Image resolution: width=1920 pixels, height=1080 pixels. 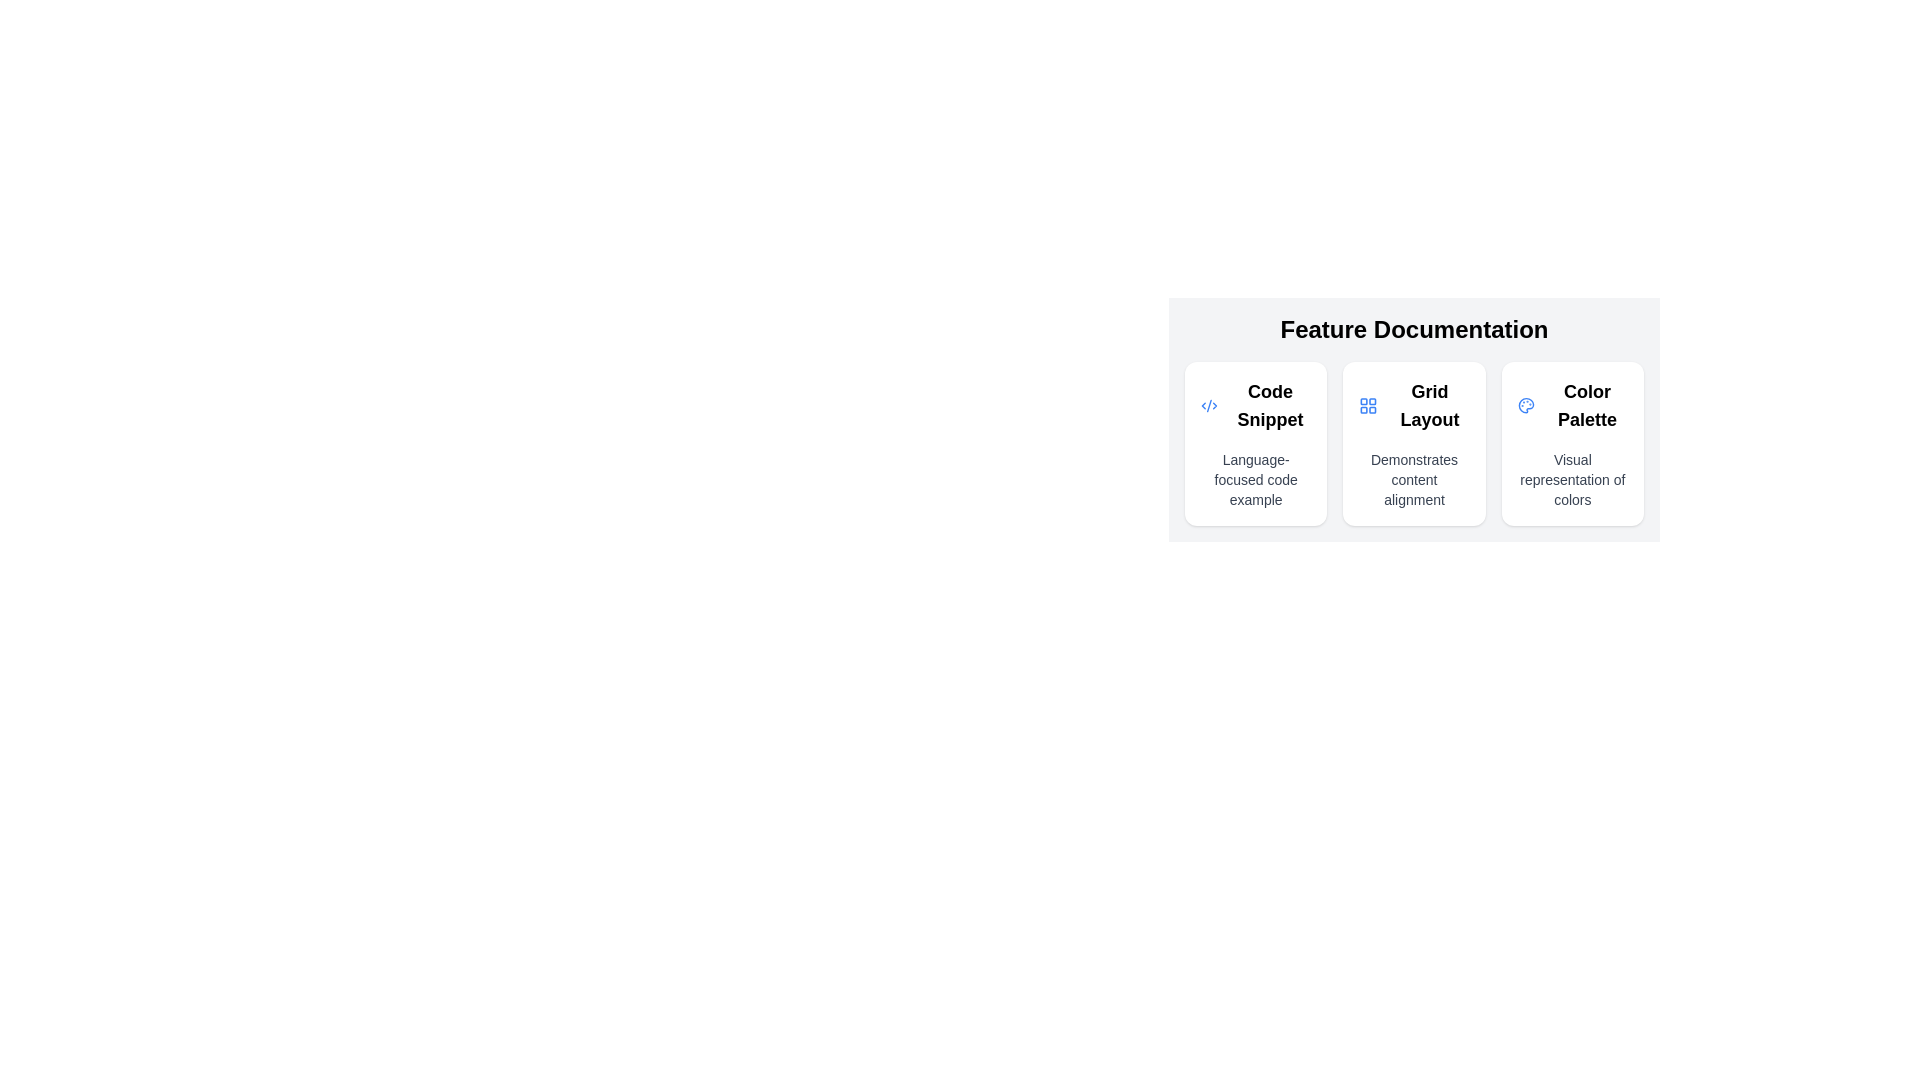 I want to click on the Color Palette icon located within the 'Feature Documentation' group, so click(x=1525, y=405).